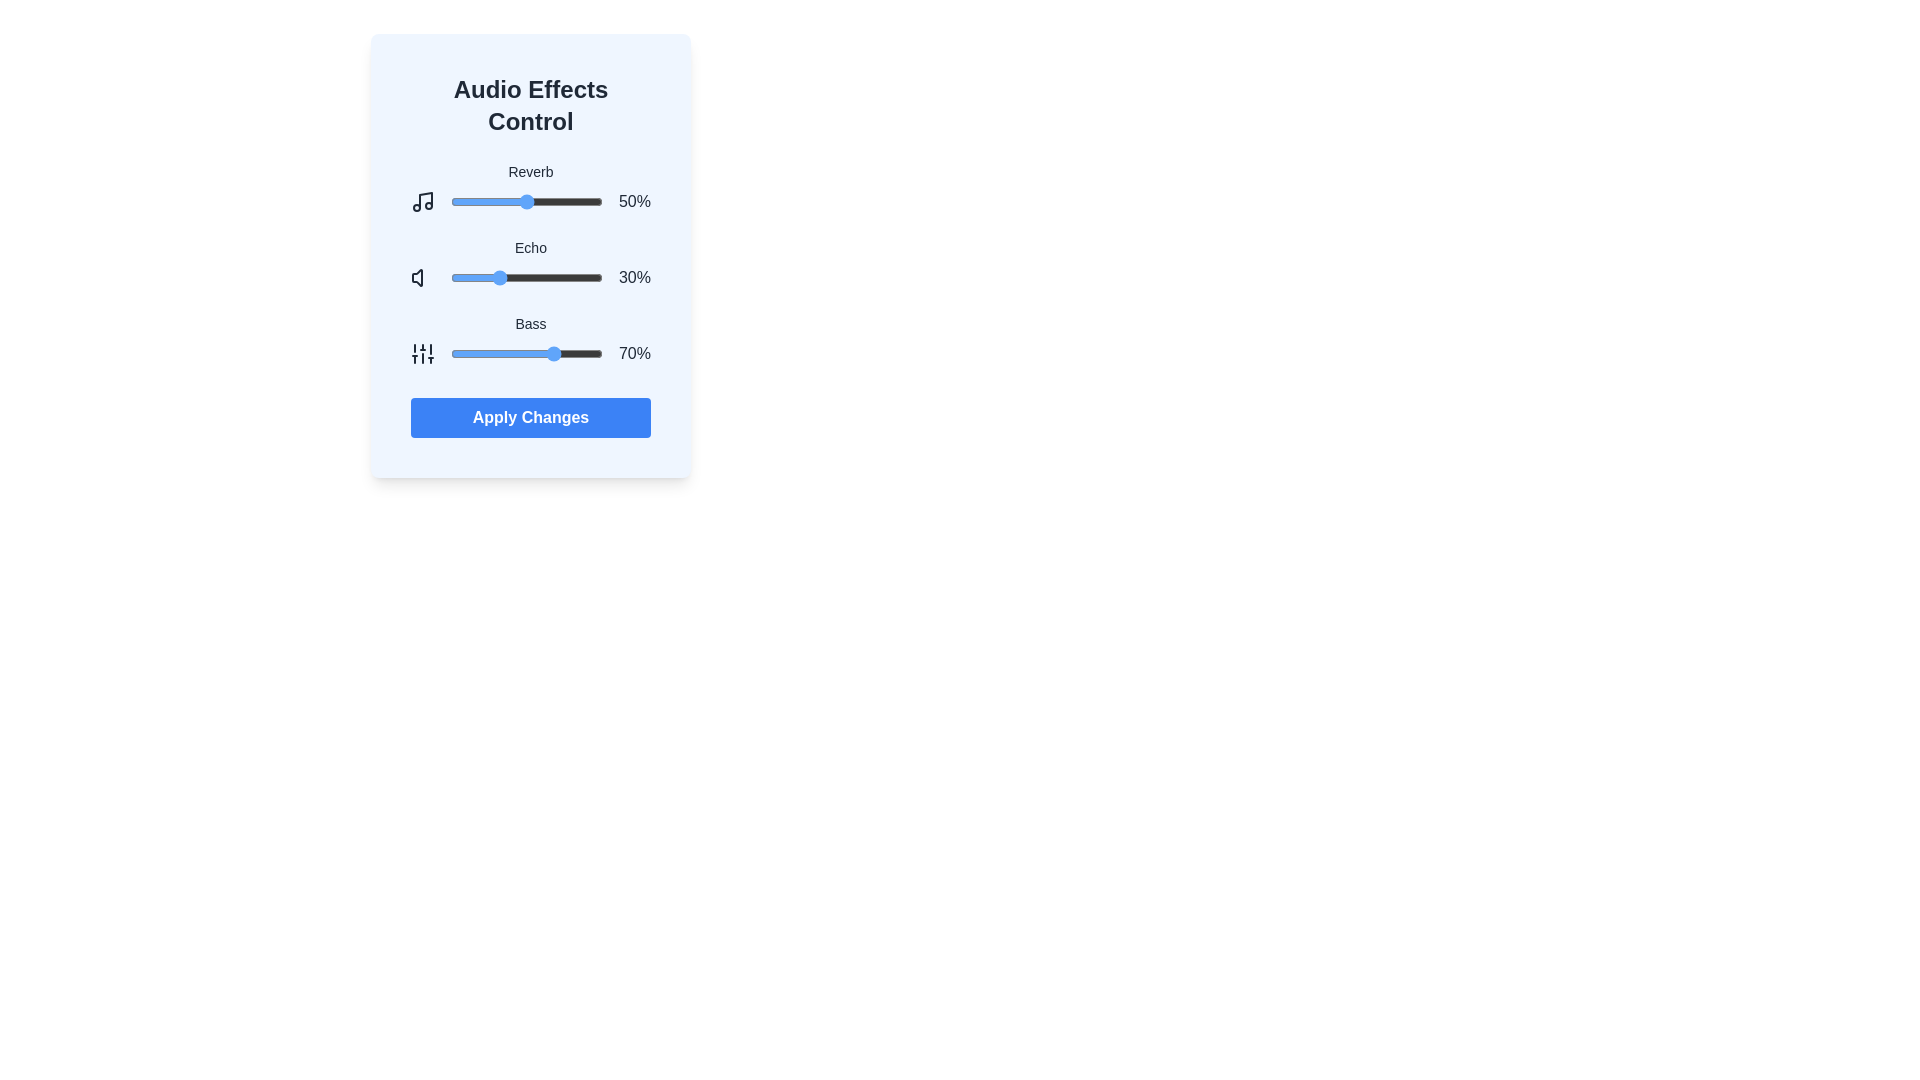 Image resolution: width=1920 pixels, height=1080 pixels. I want to click on the Echo level, so click(460, 277).